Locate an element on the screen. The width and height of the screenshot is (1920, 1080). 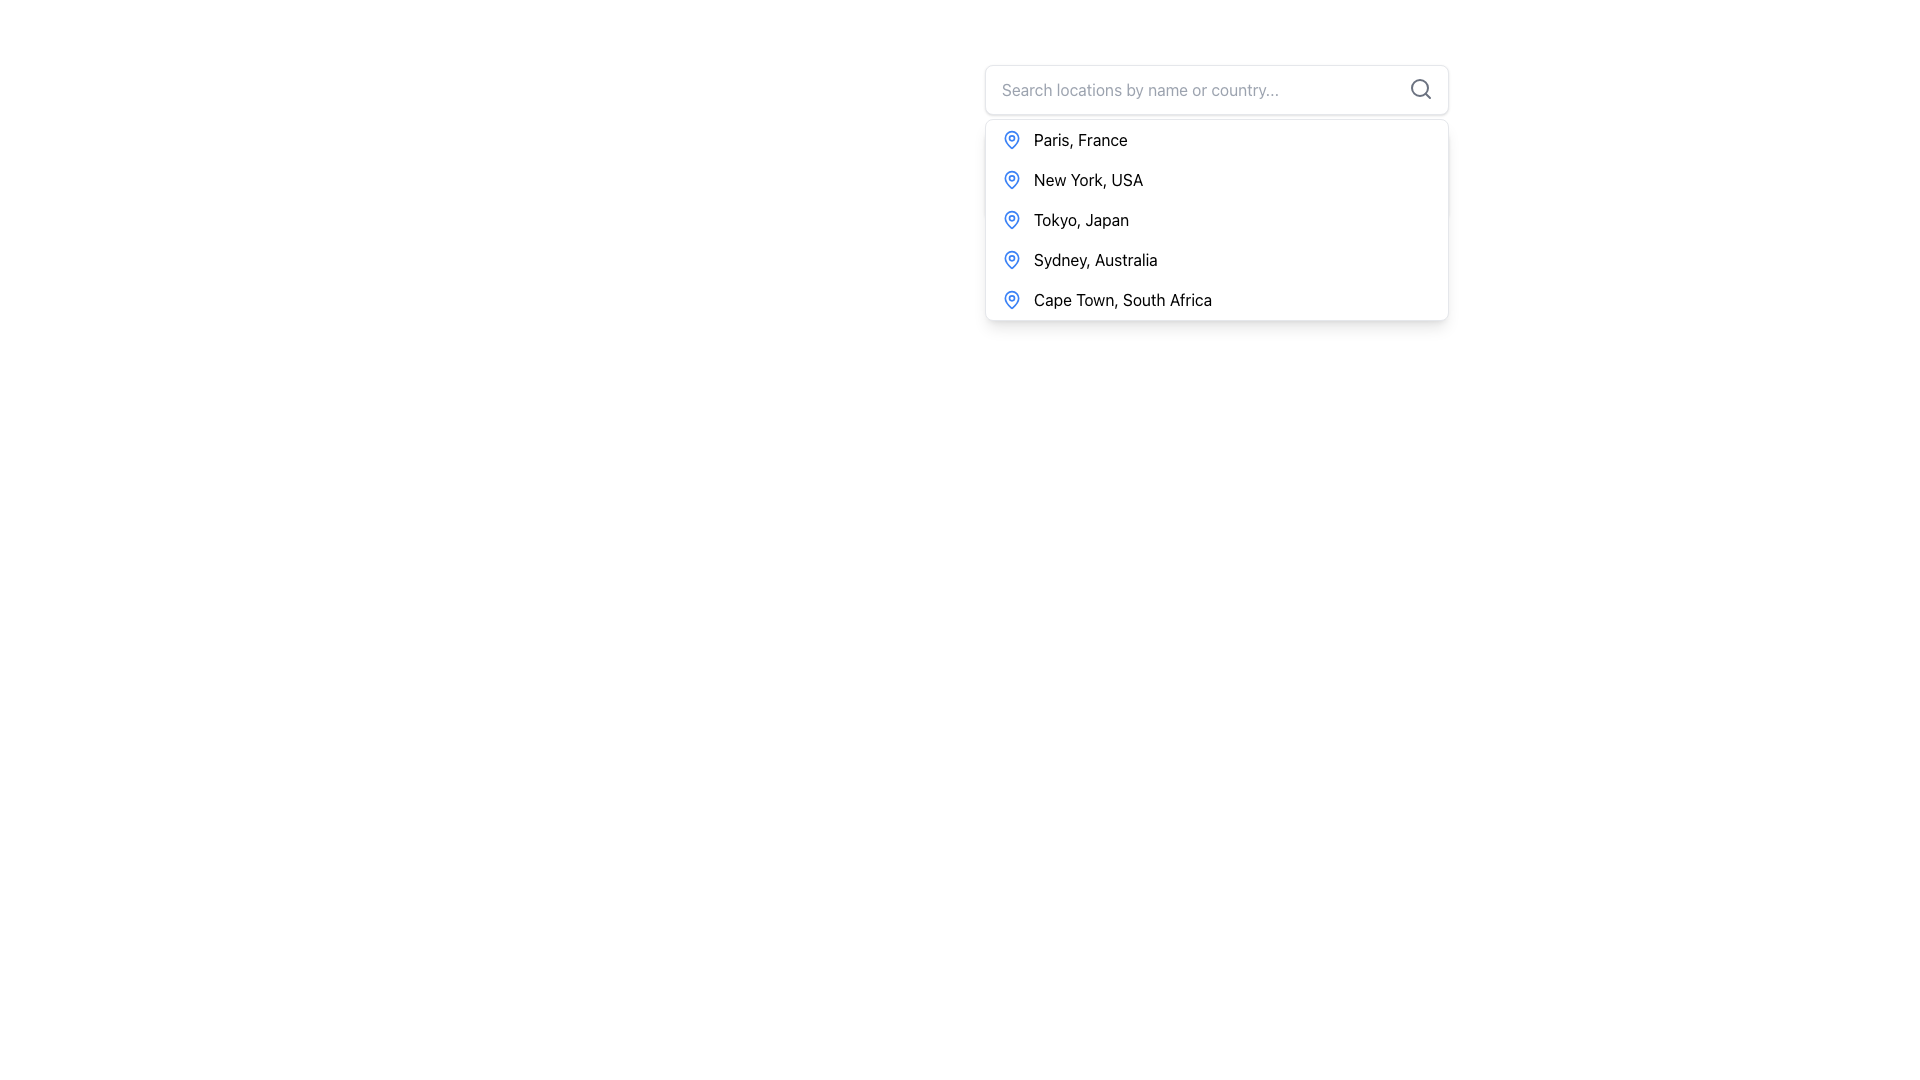
the text label 'Paris, France' which is the first item in the dropdown menu, aligned with a location pin icon is located at coordinates (1079, 138).